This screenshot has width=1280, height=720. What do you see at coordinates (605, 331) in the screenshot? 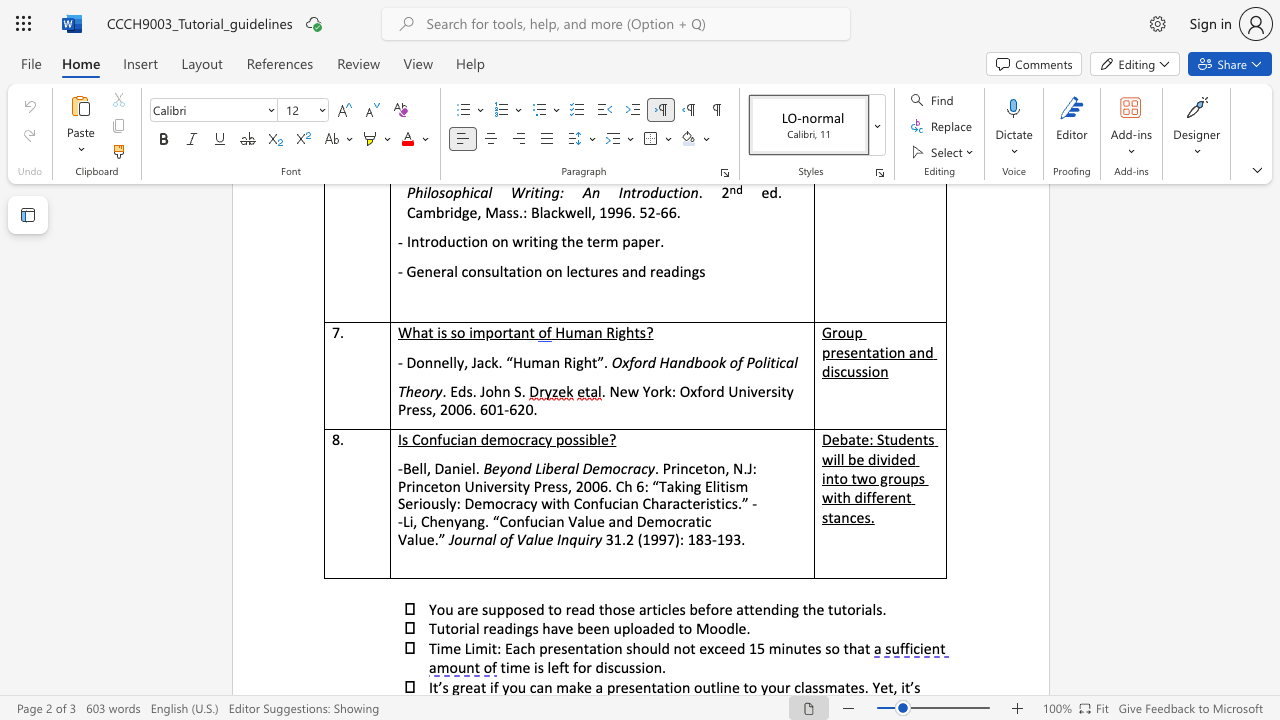
I see `the subset text "Right" within the text "Human Rights?"` at bounding box center [605, 331].